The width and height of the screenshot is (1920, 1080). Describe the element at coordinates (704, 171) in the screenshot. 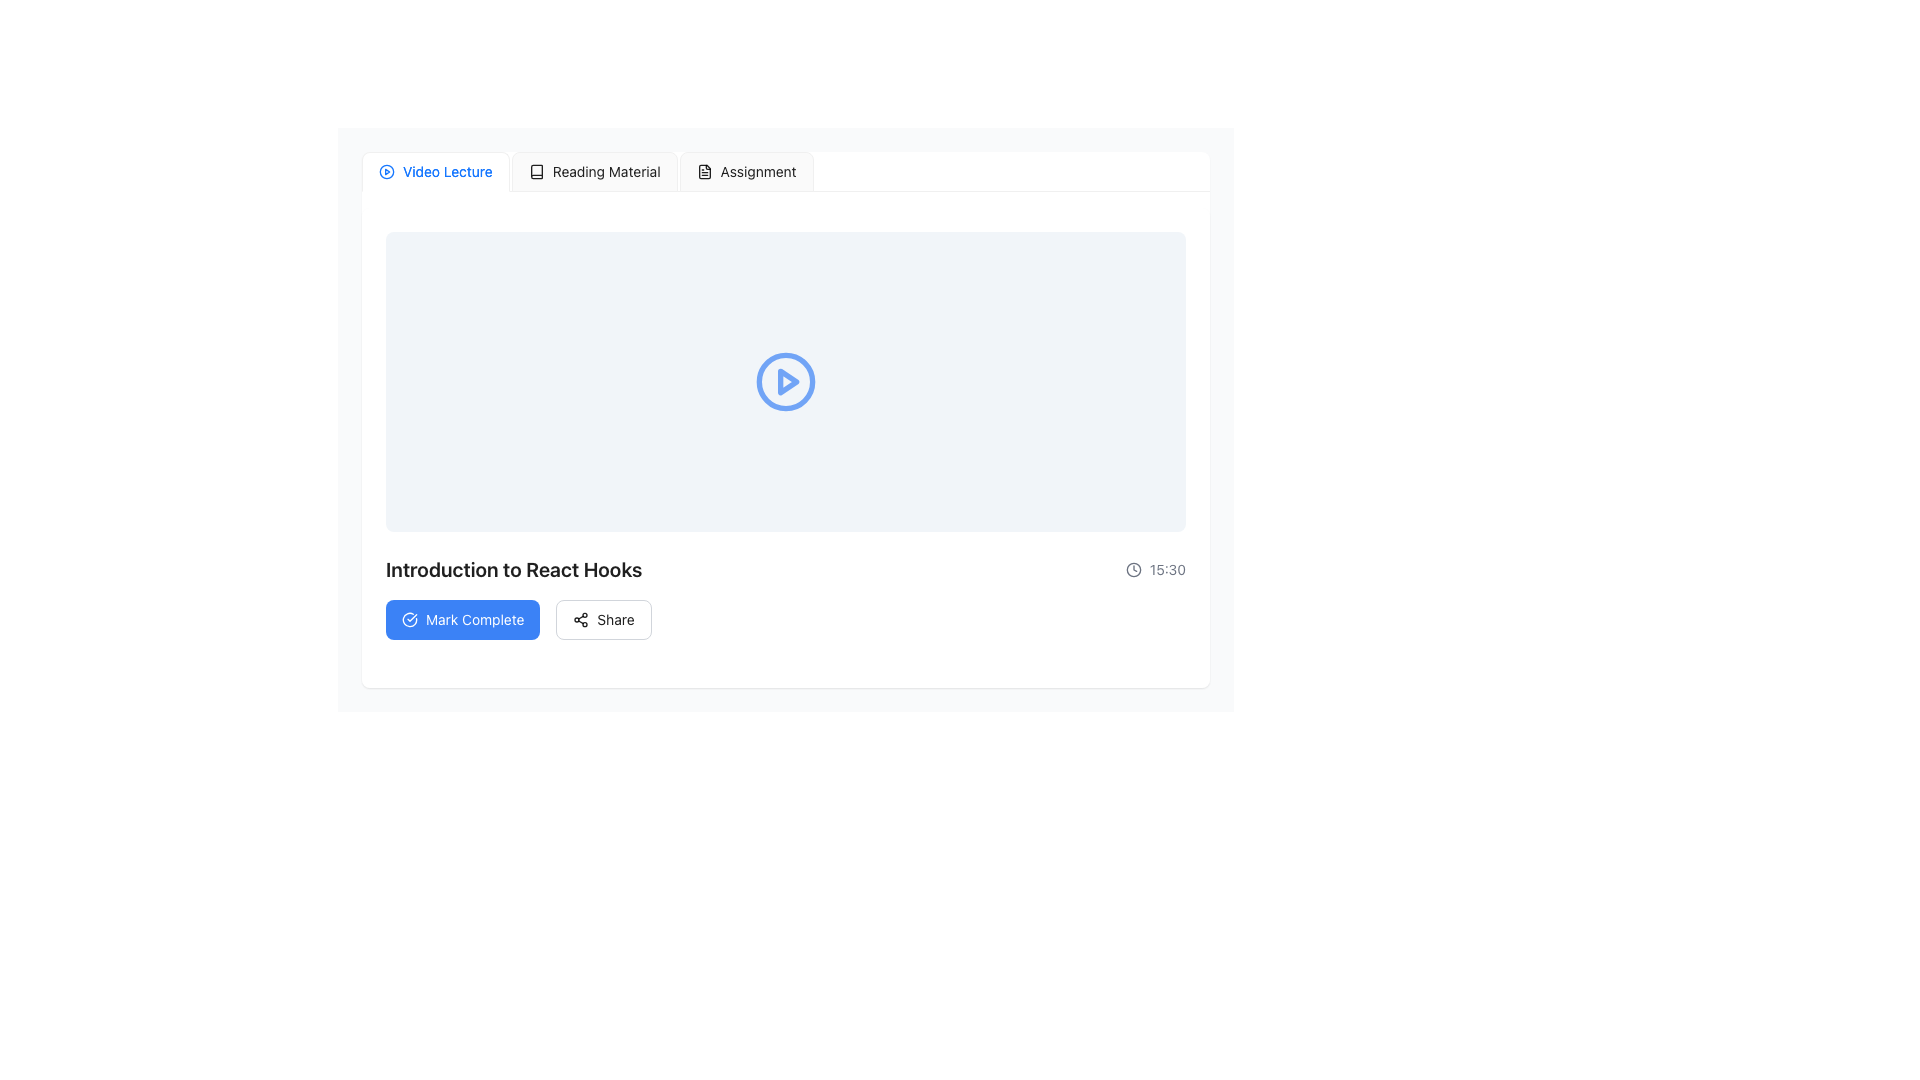

I see `the document icon in the tabbed navigation interface located between the 'Reading Material' tab and the 'Video Lecture' tab` at that location.